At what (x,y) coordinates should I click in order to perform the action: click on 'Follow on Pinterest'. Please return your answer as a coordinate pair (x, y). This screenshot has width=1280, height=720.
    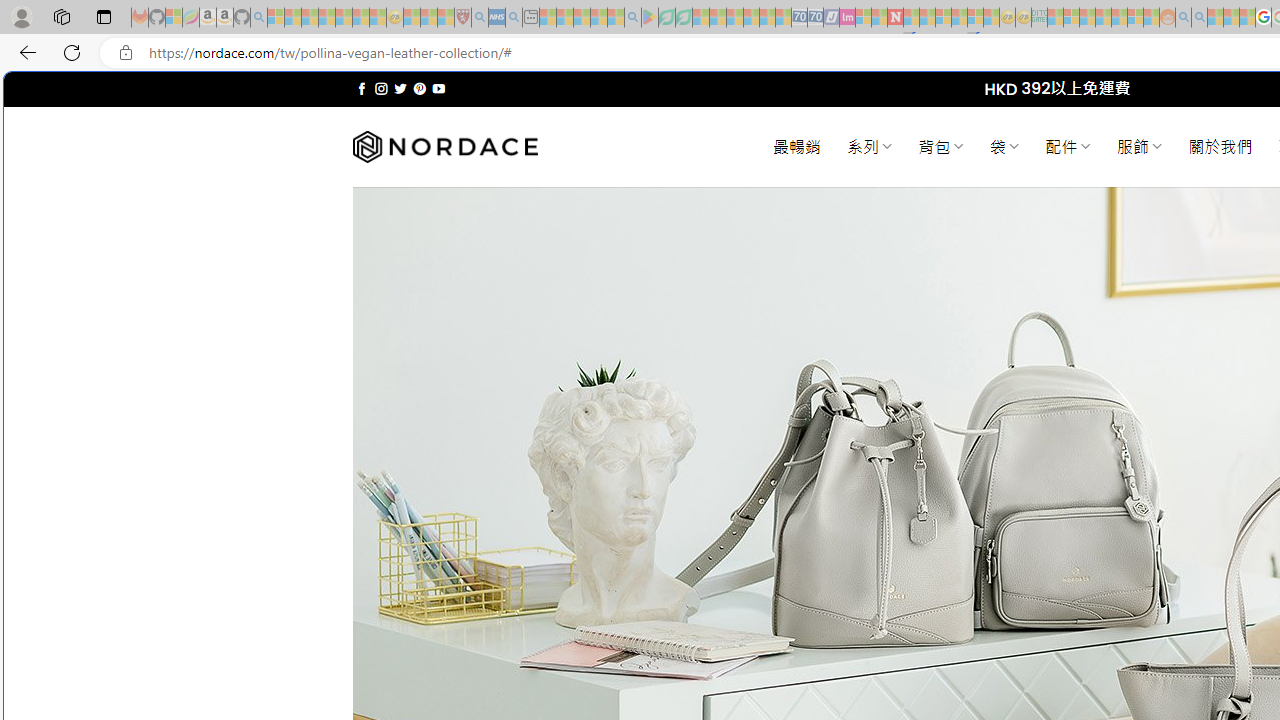
    Looking at the image, I should click on (418, 88).